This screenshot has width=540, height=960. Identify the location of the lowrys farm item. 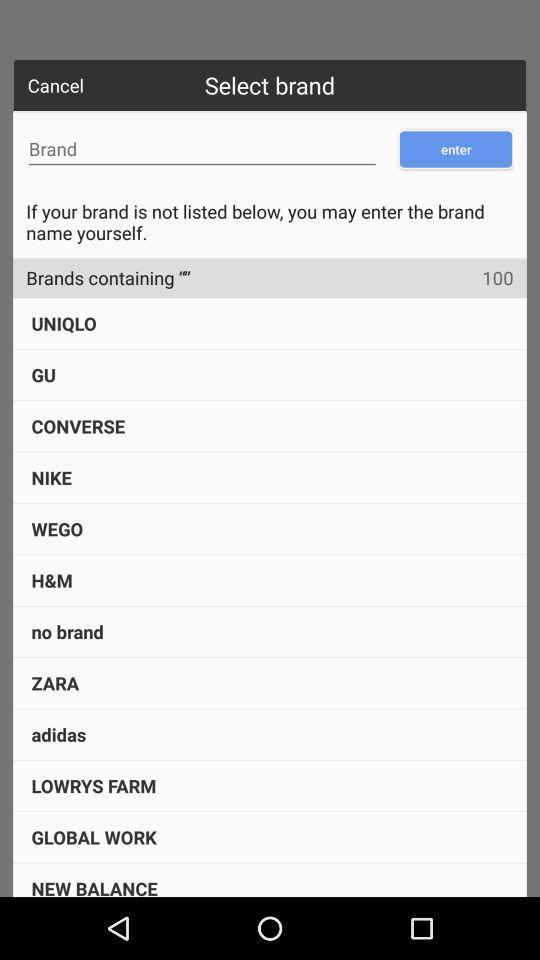
(92, 785).